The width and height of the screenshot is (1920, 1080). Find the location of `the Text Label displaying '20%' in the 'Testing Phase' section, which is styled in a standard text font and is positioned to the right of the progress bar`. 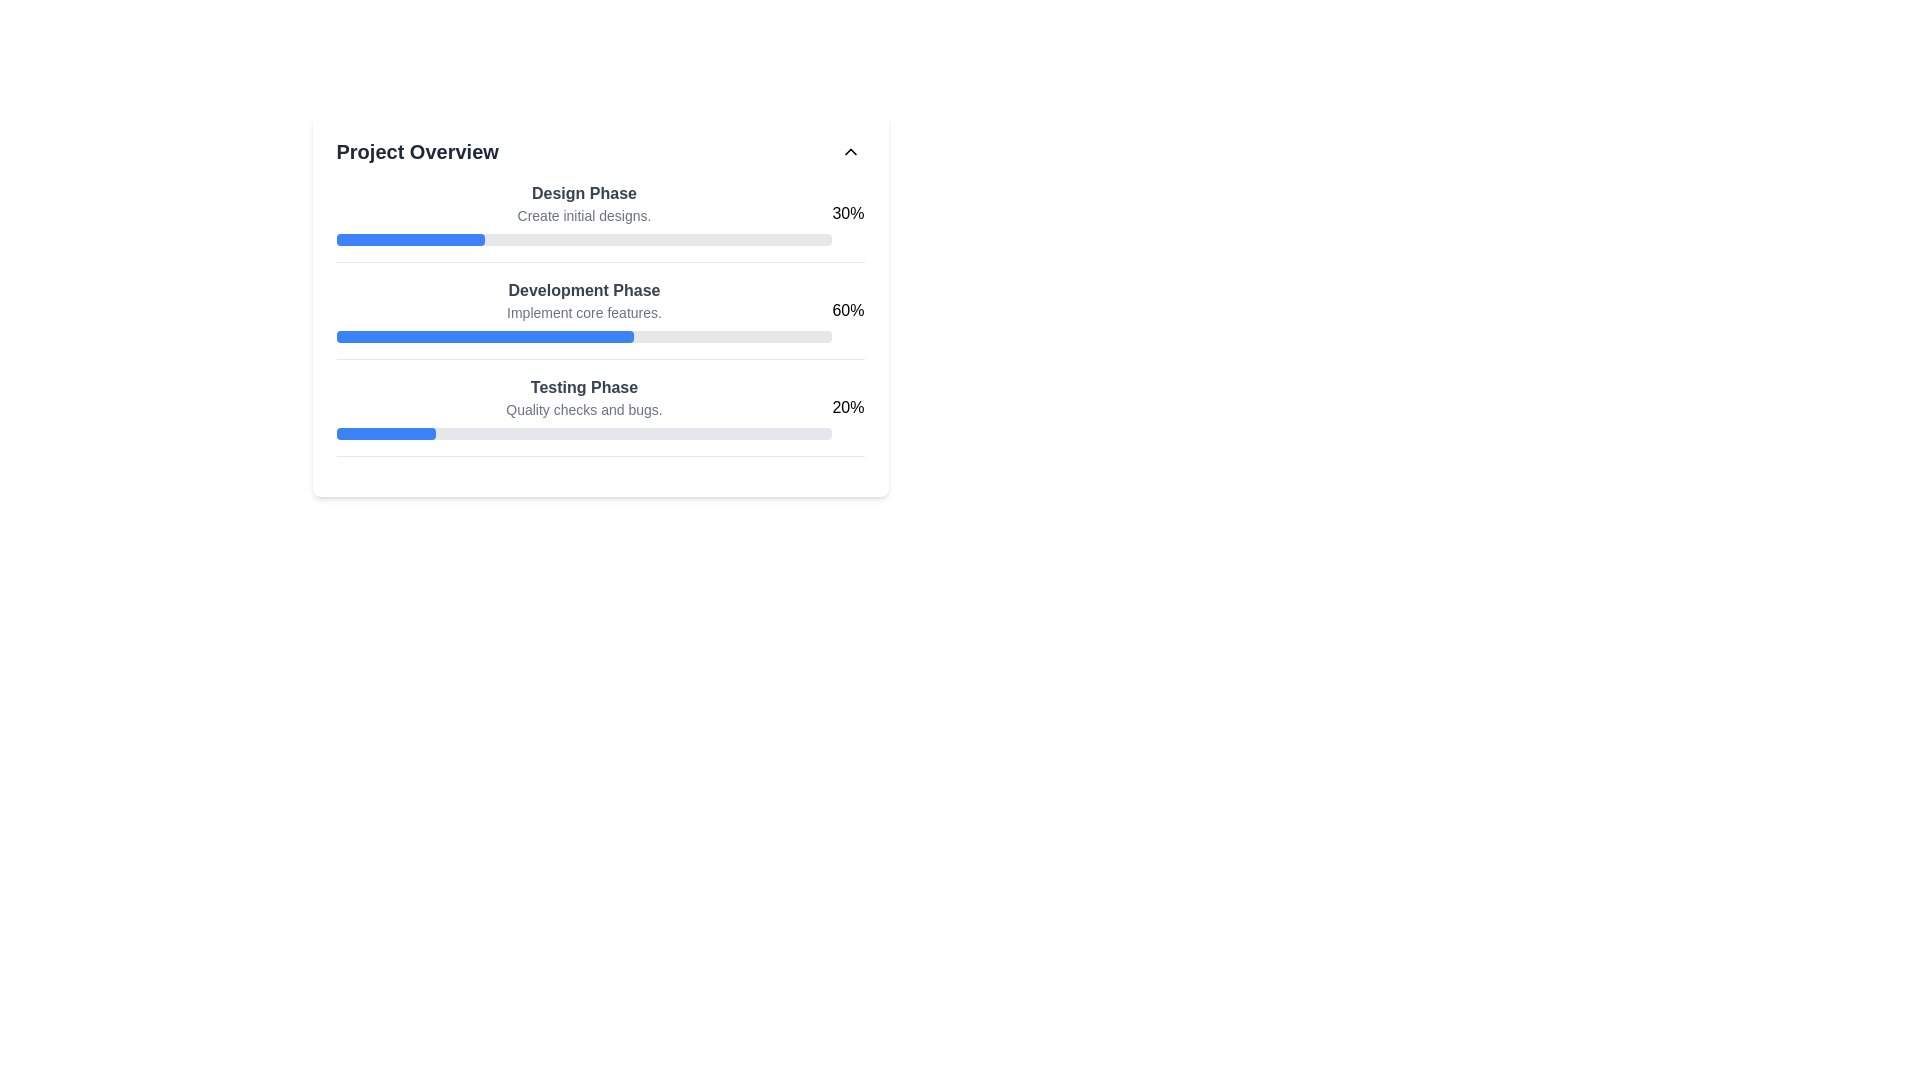

the Text Label displaying '20%' in the 'Testing Phase' section, which is styled in a standard text font and is positioned to the right of the progress bar is located at coordinates (848, 406).